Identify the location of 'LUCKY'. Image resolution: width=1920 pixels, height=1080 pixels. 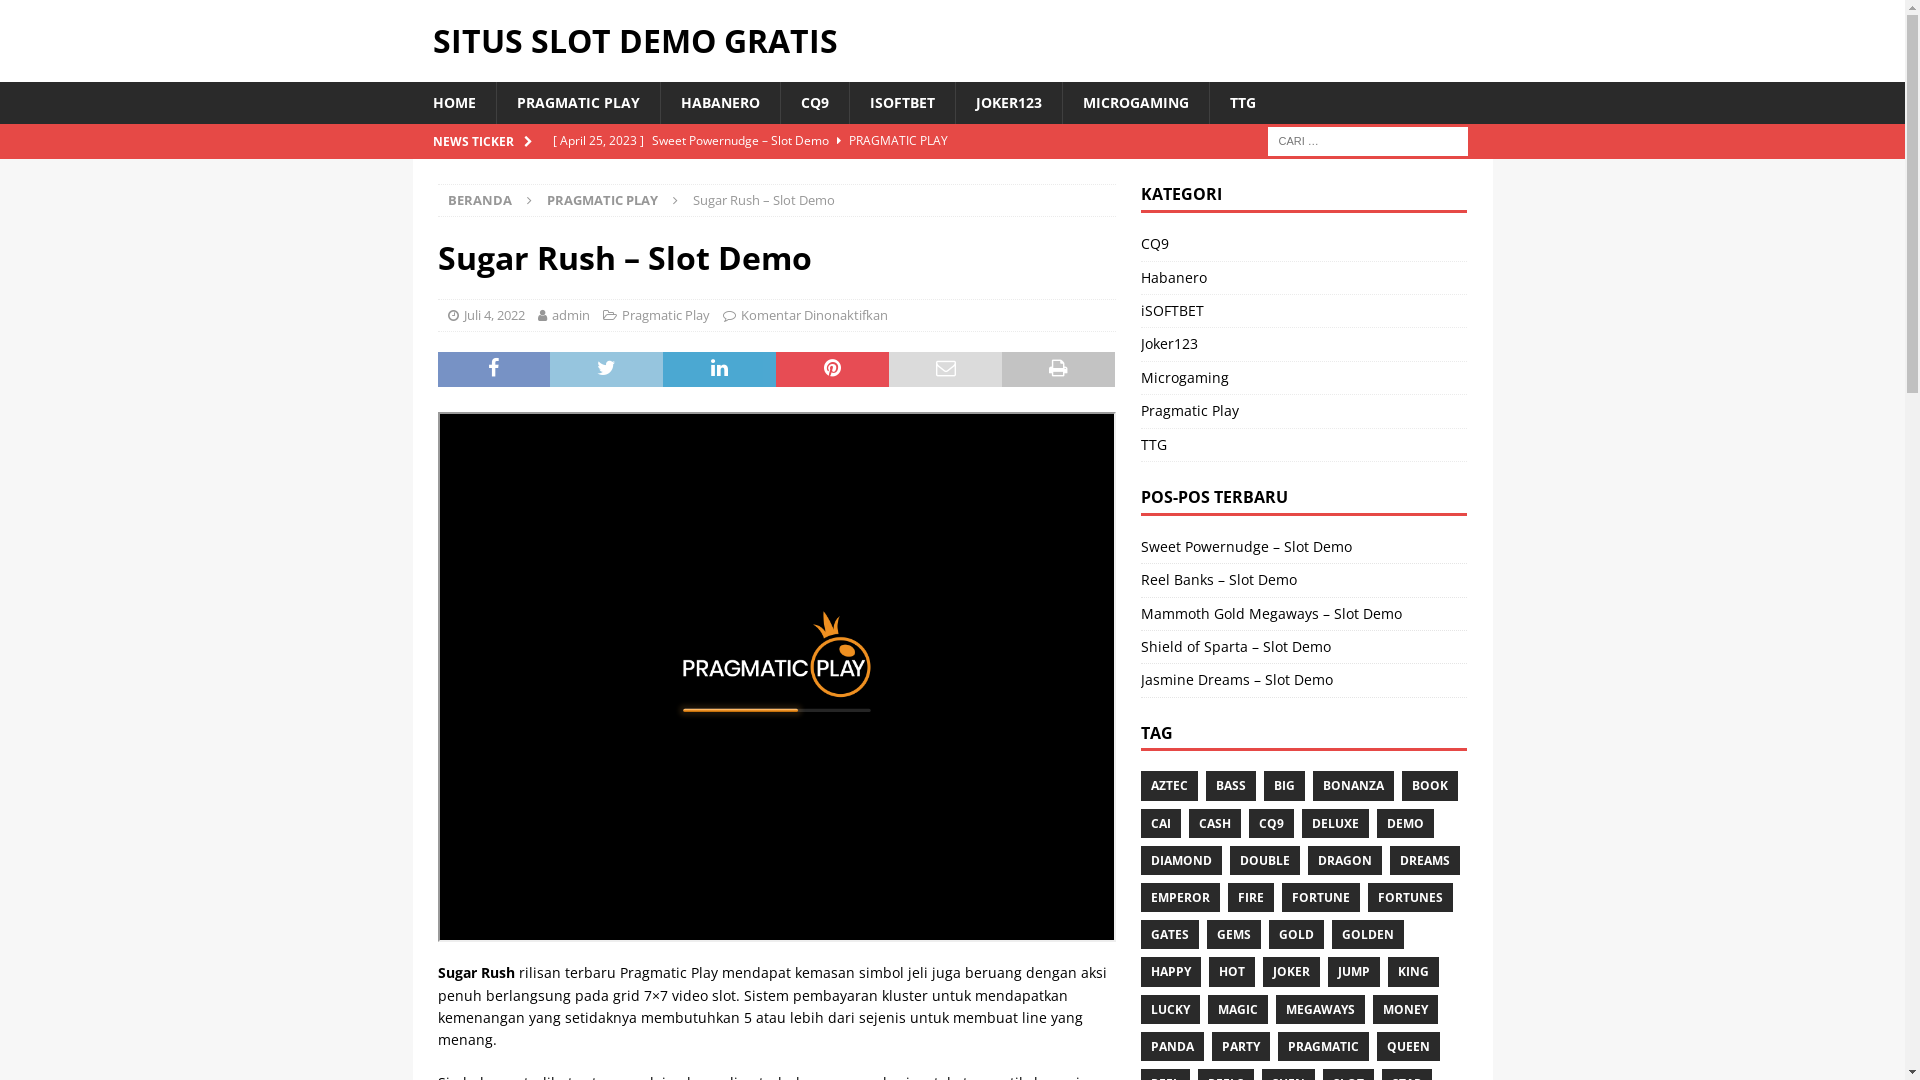
(1141, 1009).